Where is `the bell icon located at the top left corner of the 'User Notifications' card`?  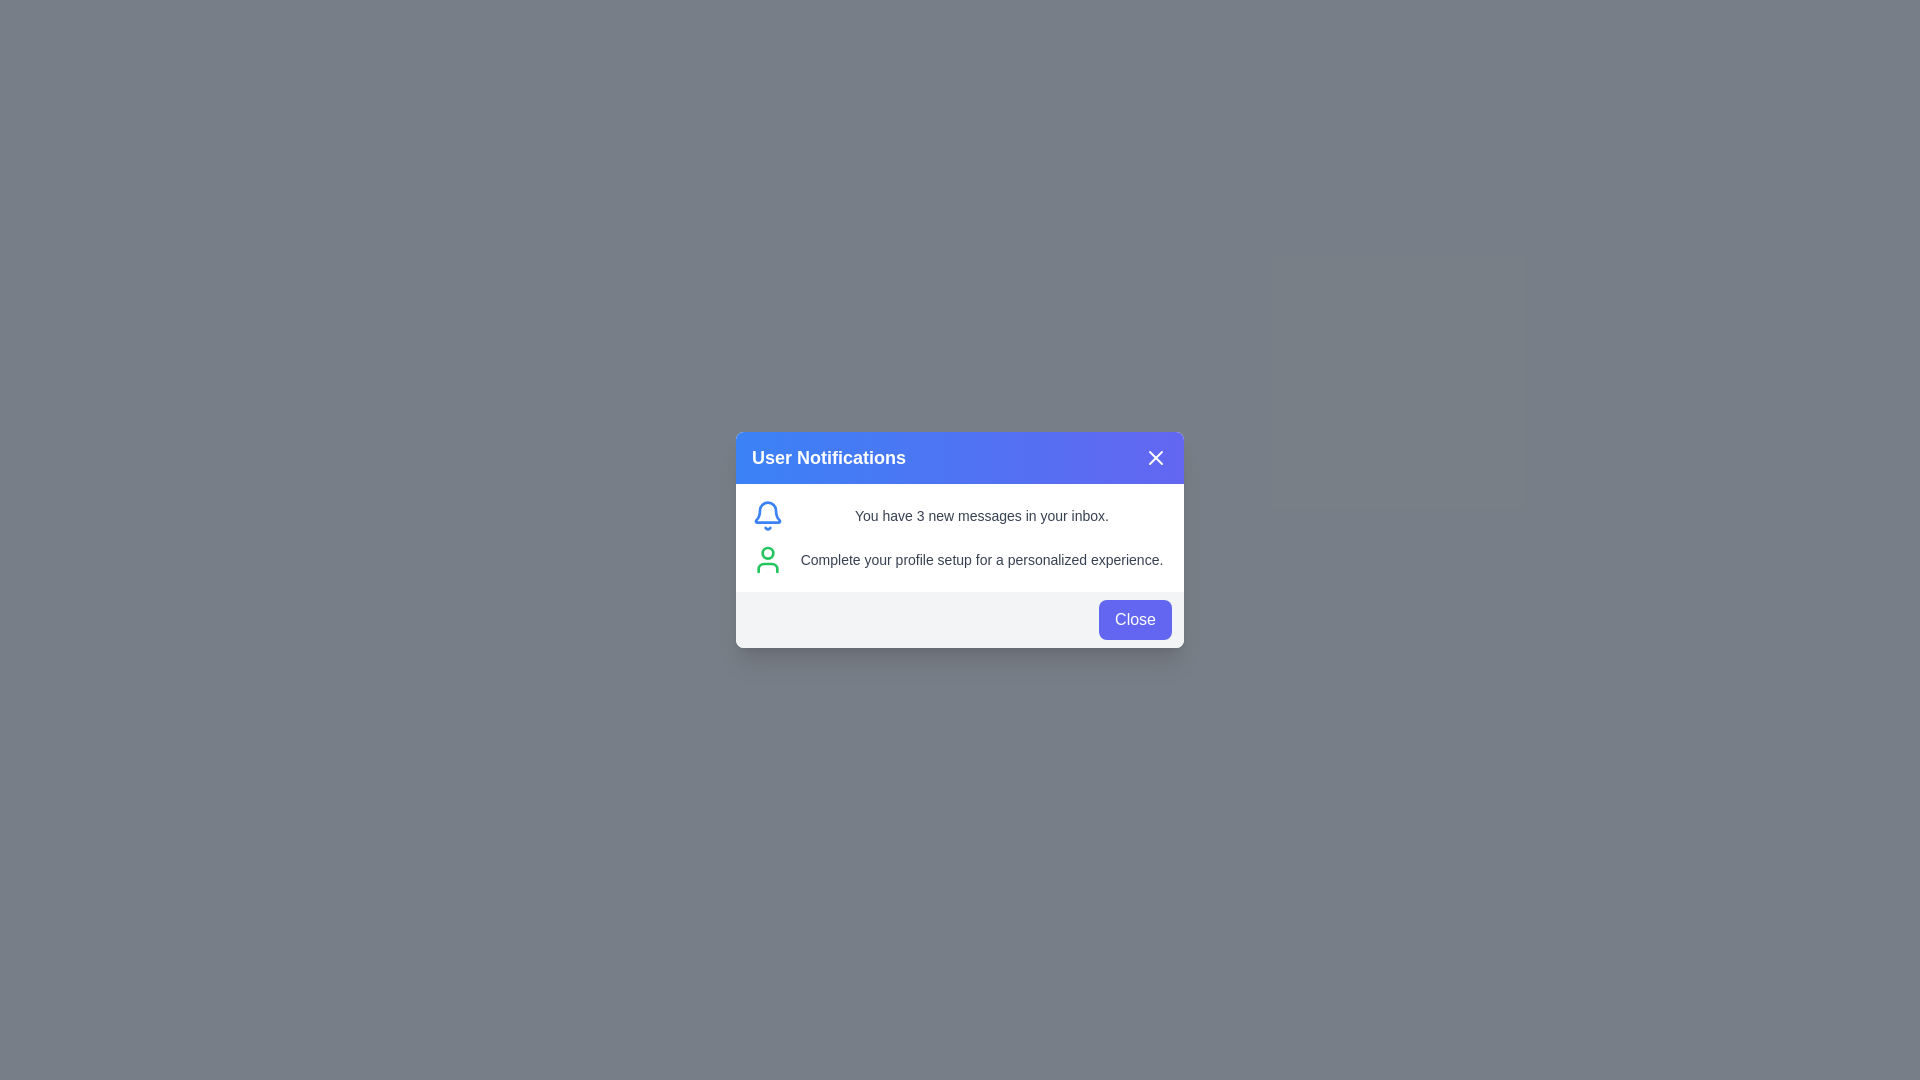 the bell icon located at the top left corner of the 'User Notifications' card is located at coordinates (767, 511).